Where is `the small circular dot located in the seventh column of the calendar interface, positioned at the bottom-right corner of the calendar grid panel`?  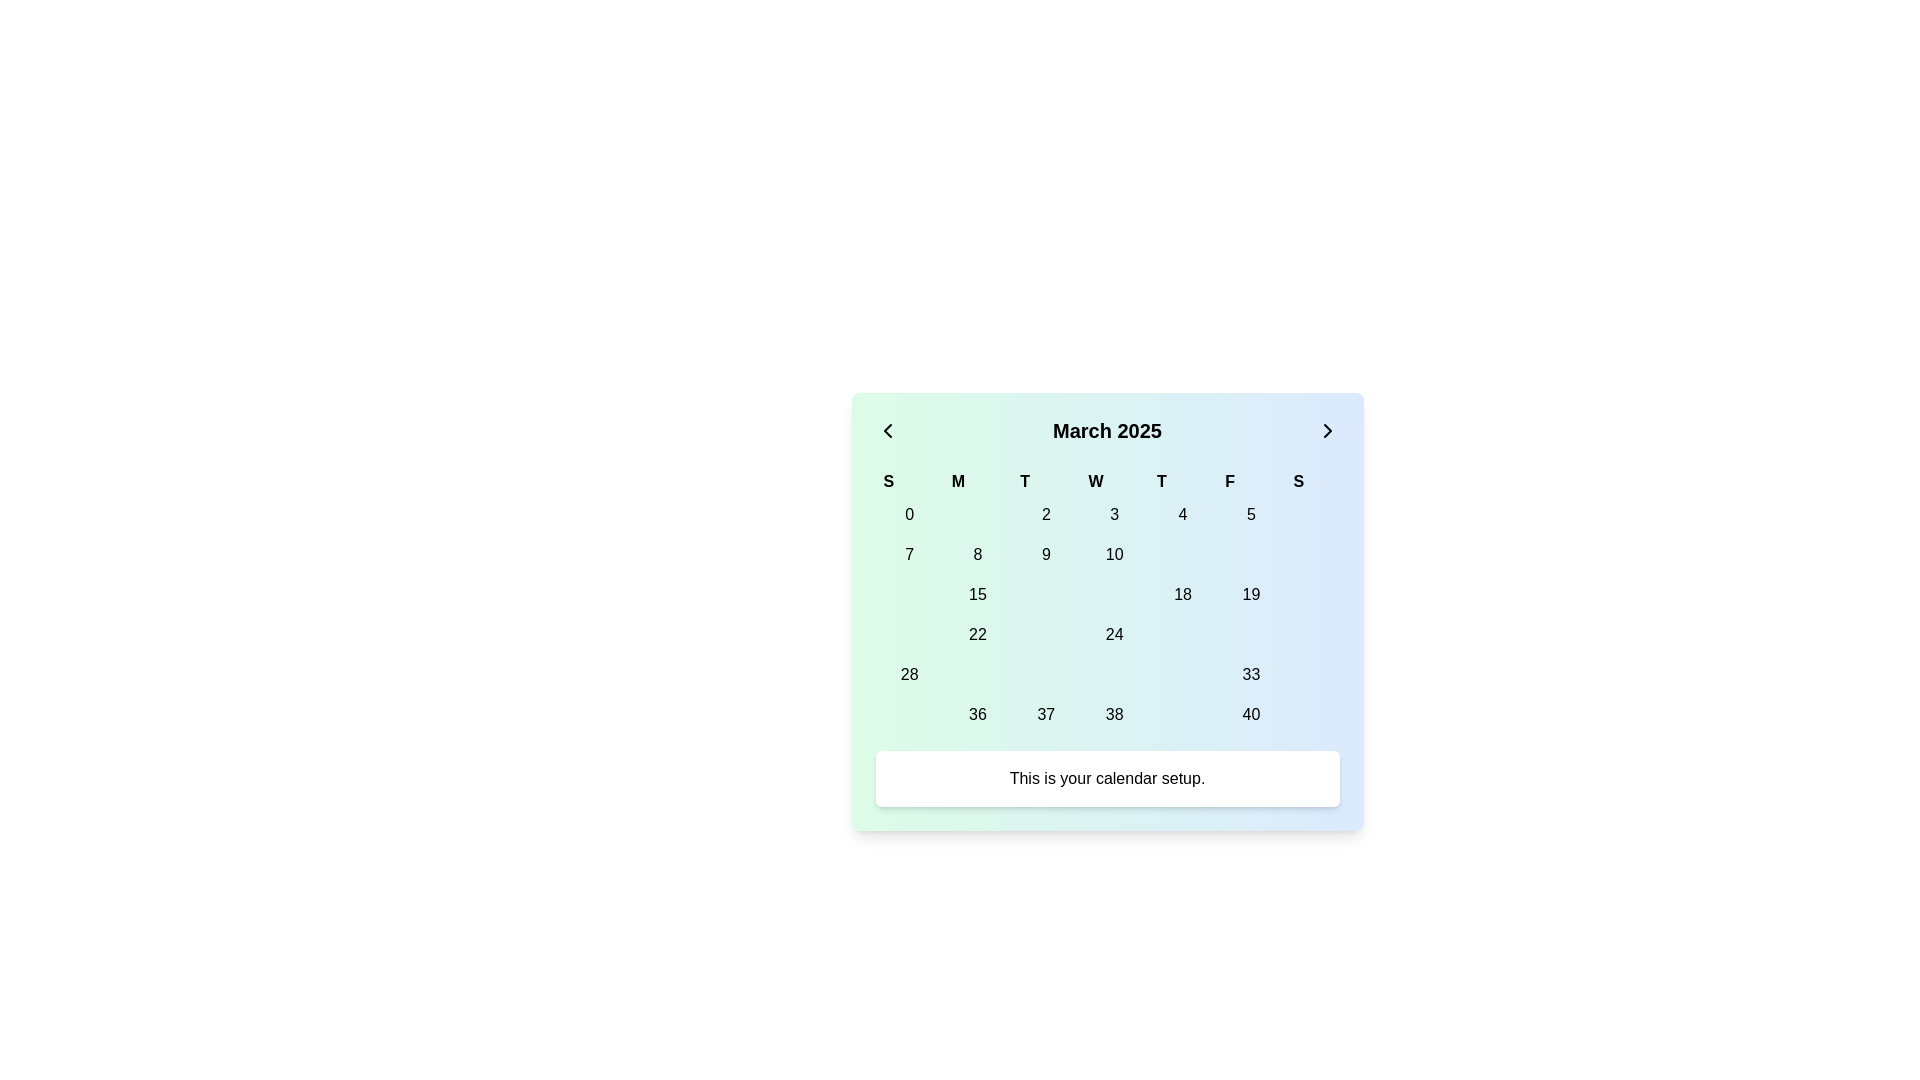
the small circular dot located in the seventh column of the calendar interface, positioned at the bottom-right corner of the calendar grid panel is located at coordinates (1312, 593).